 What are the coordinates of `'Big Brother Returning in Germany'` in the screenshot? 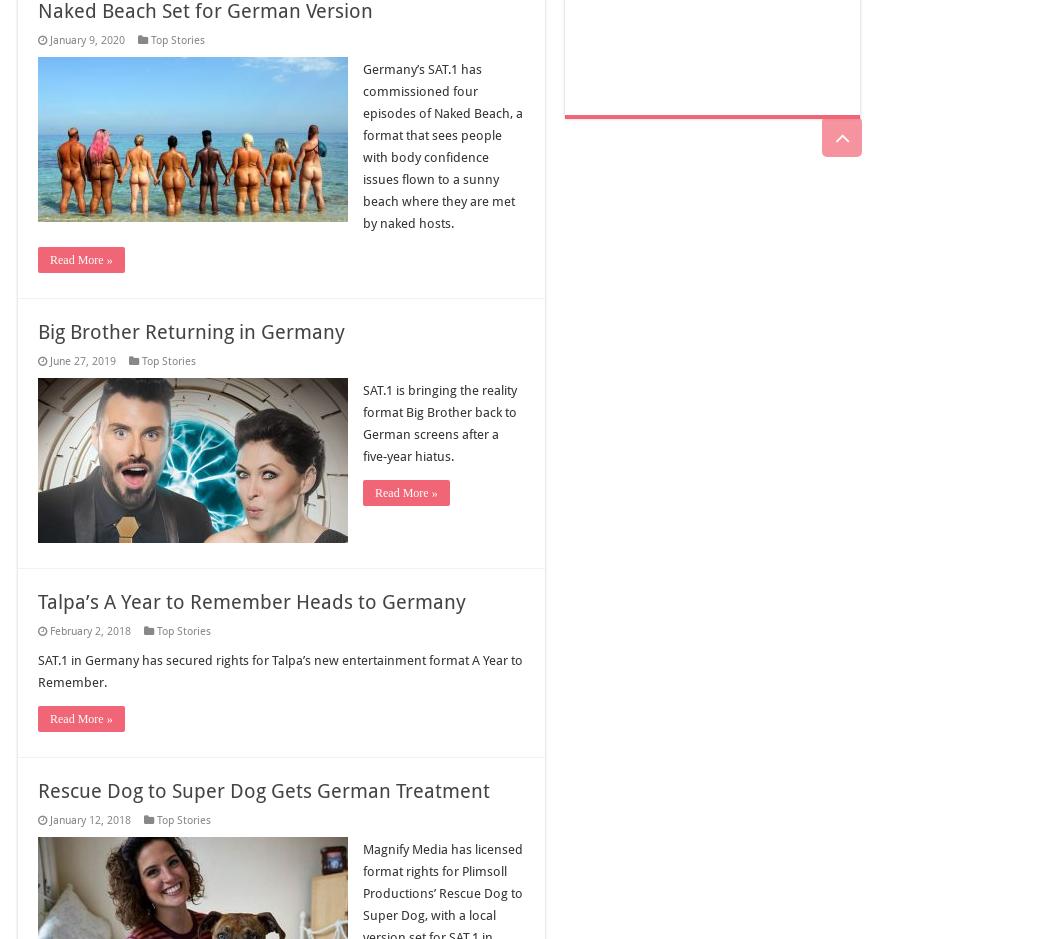 It's located at (191, 331).